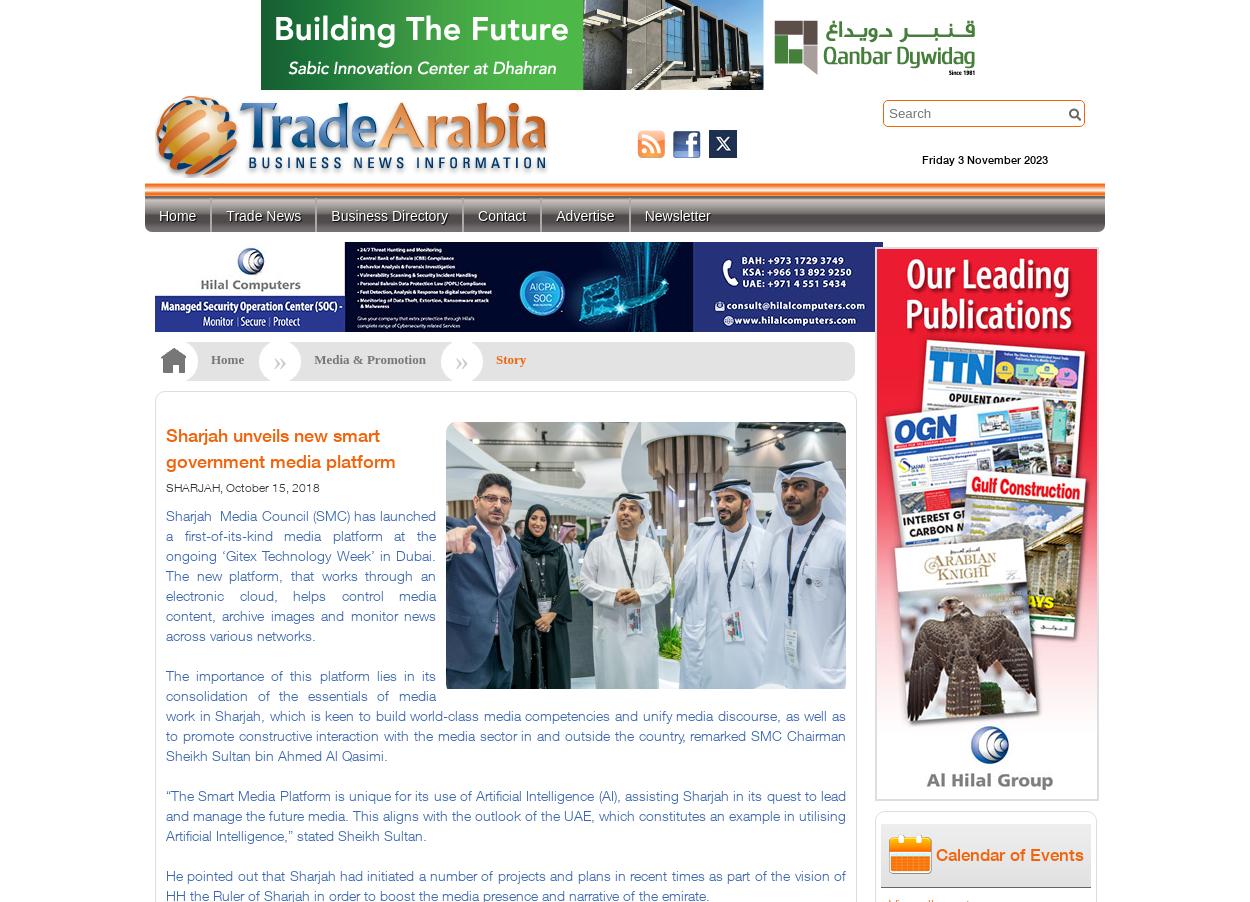  What do you see at coordinates (984, 159) in the screenshot?
I see `'Friday 3 November 2023'` at bounding box center [984, 159].